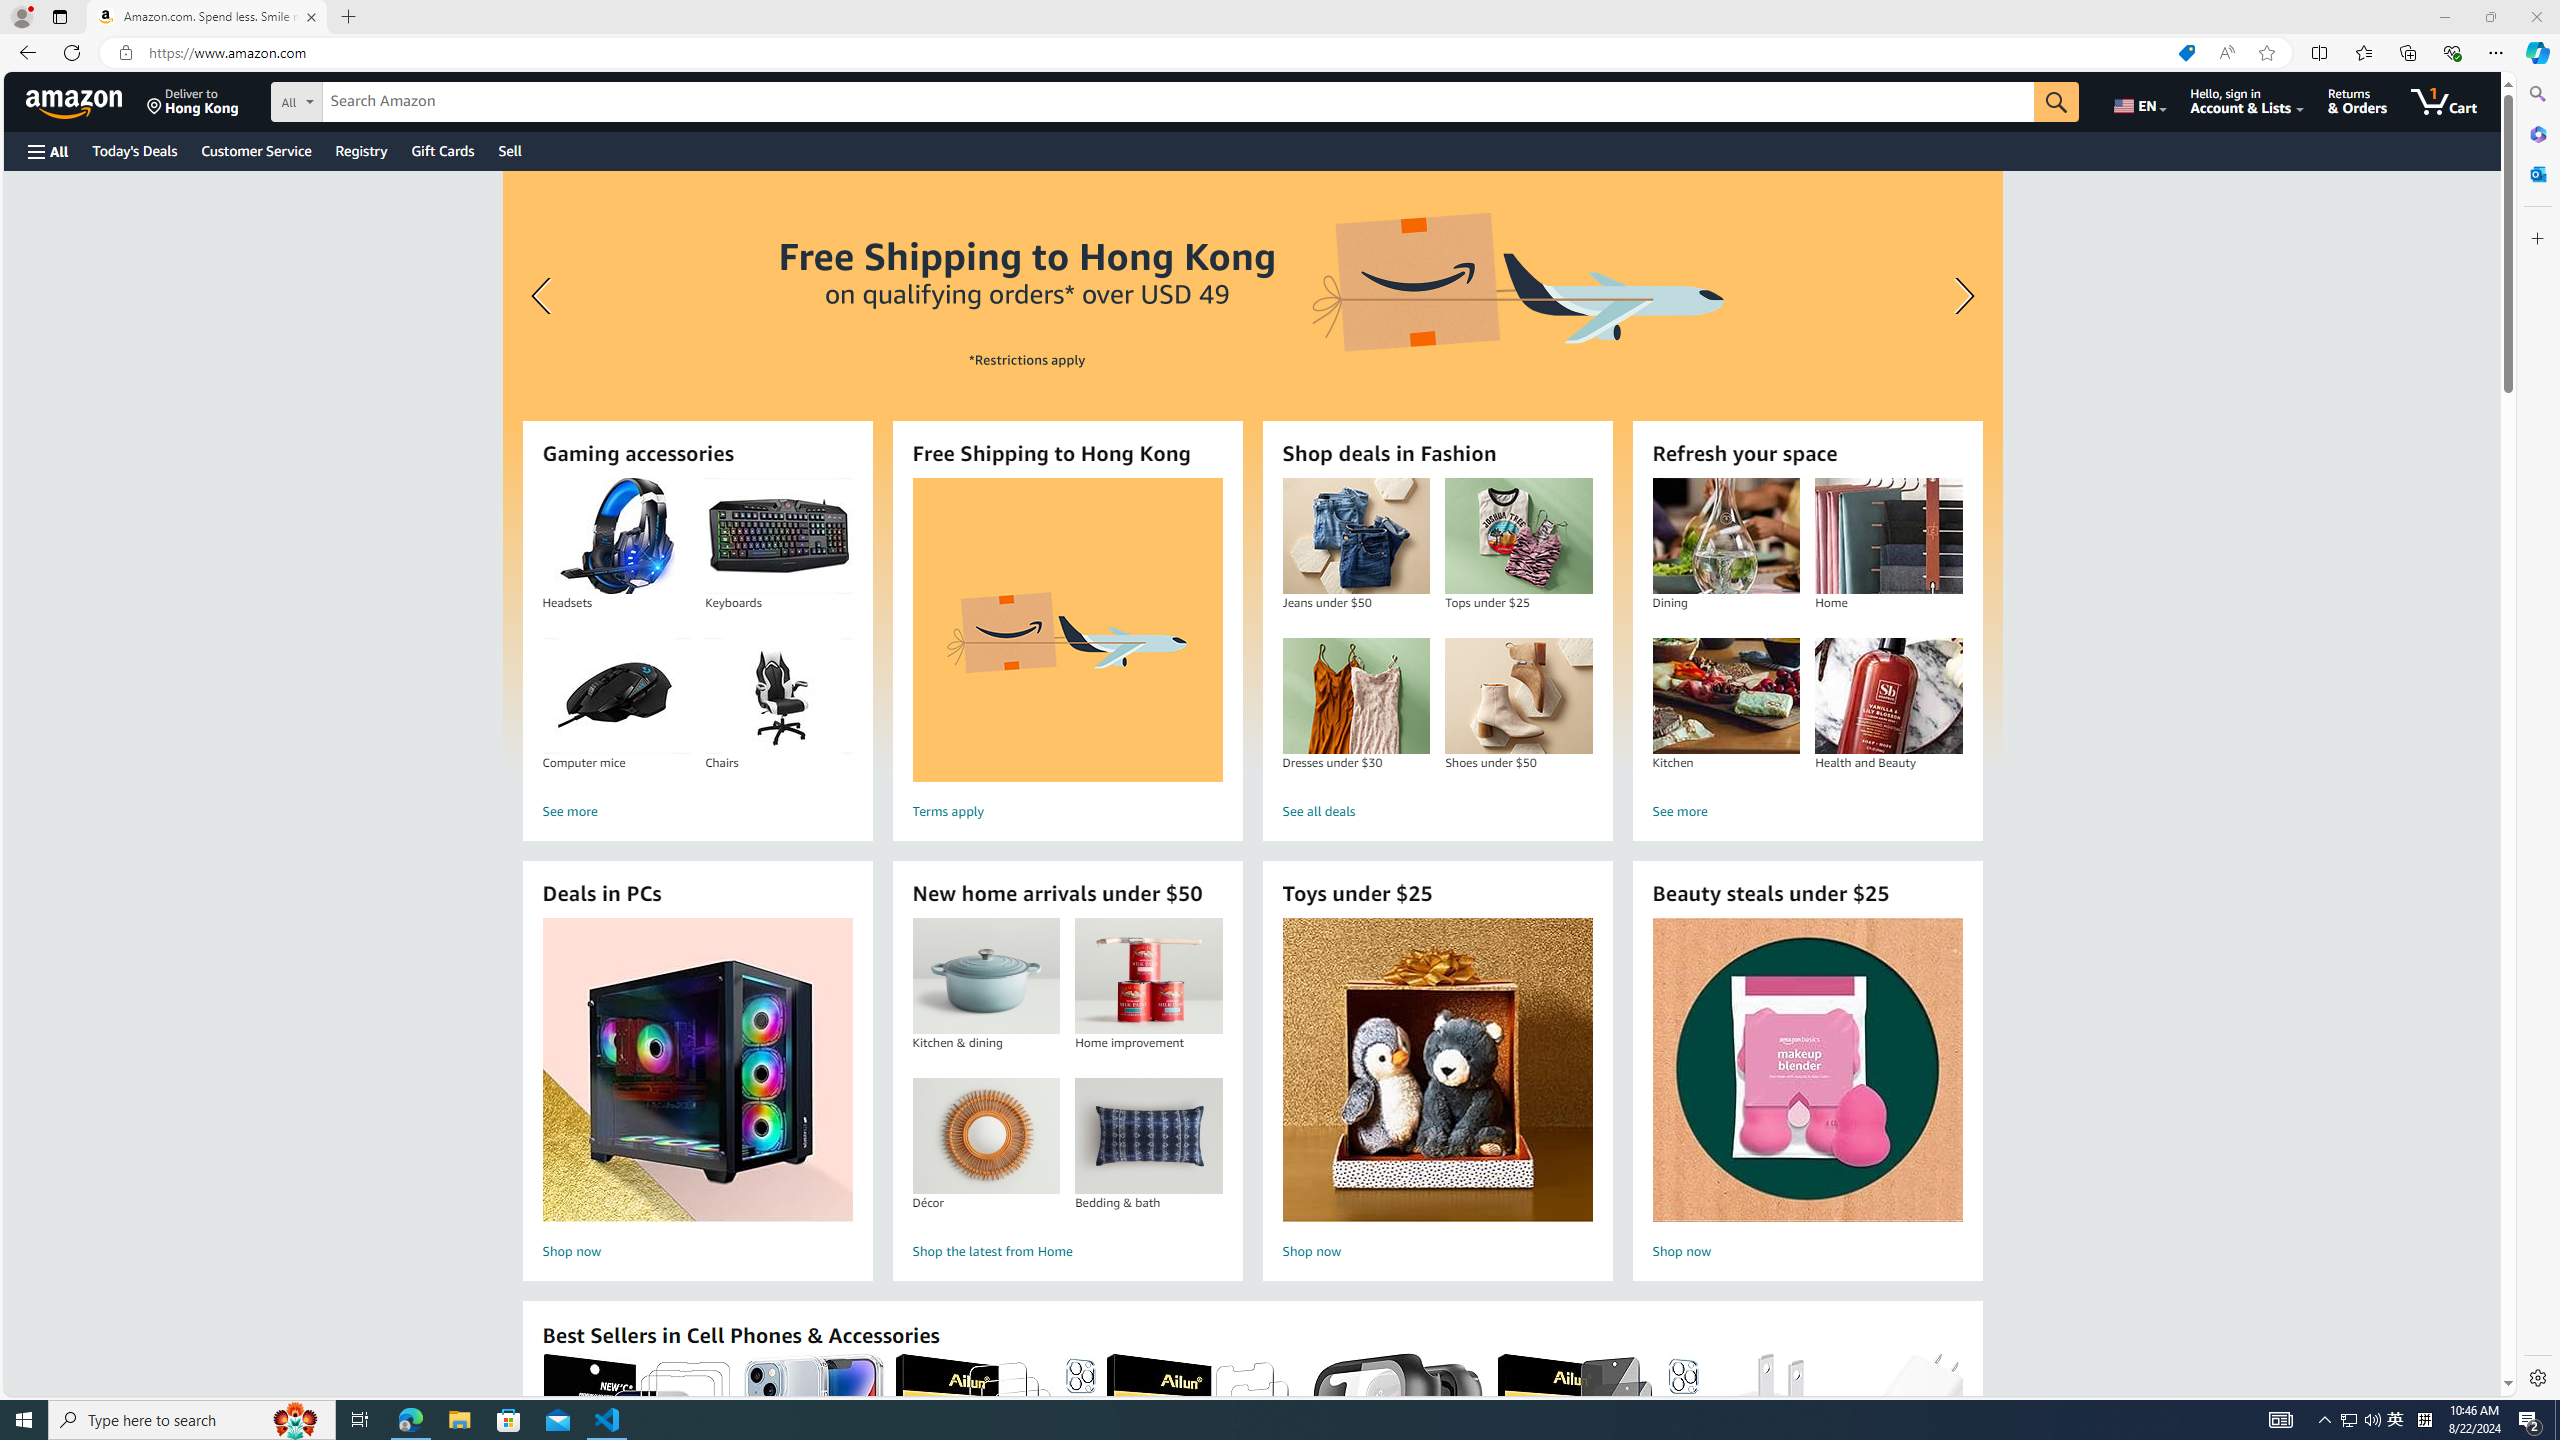 The image size is (2560, 1440). I want to click on 'Jeans under $50', so click(1356, 536).